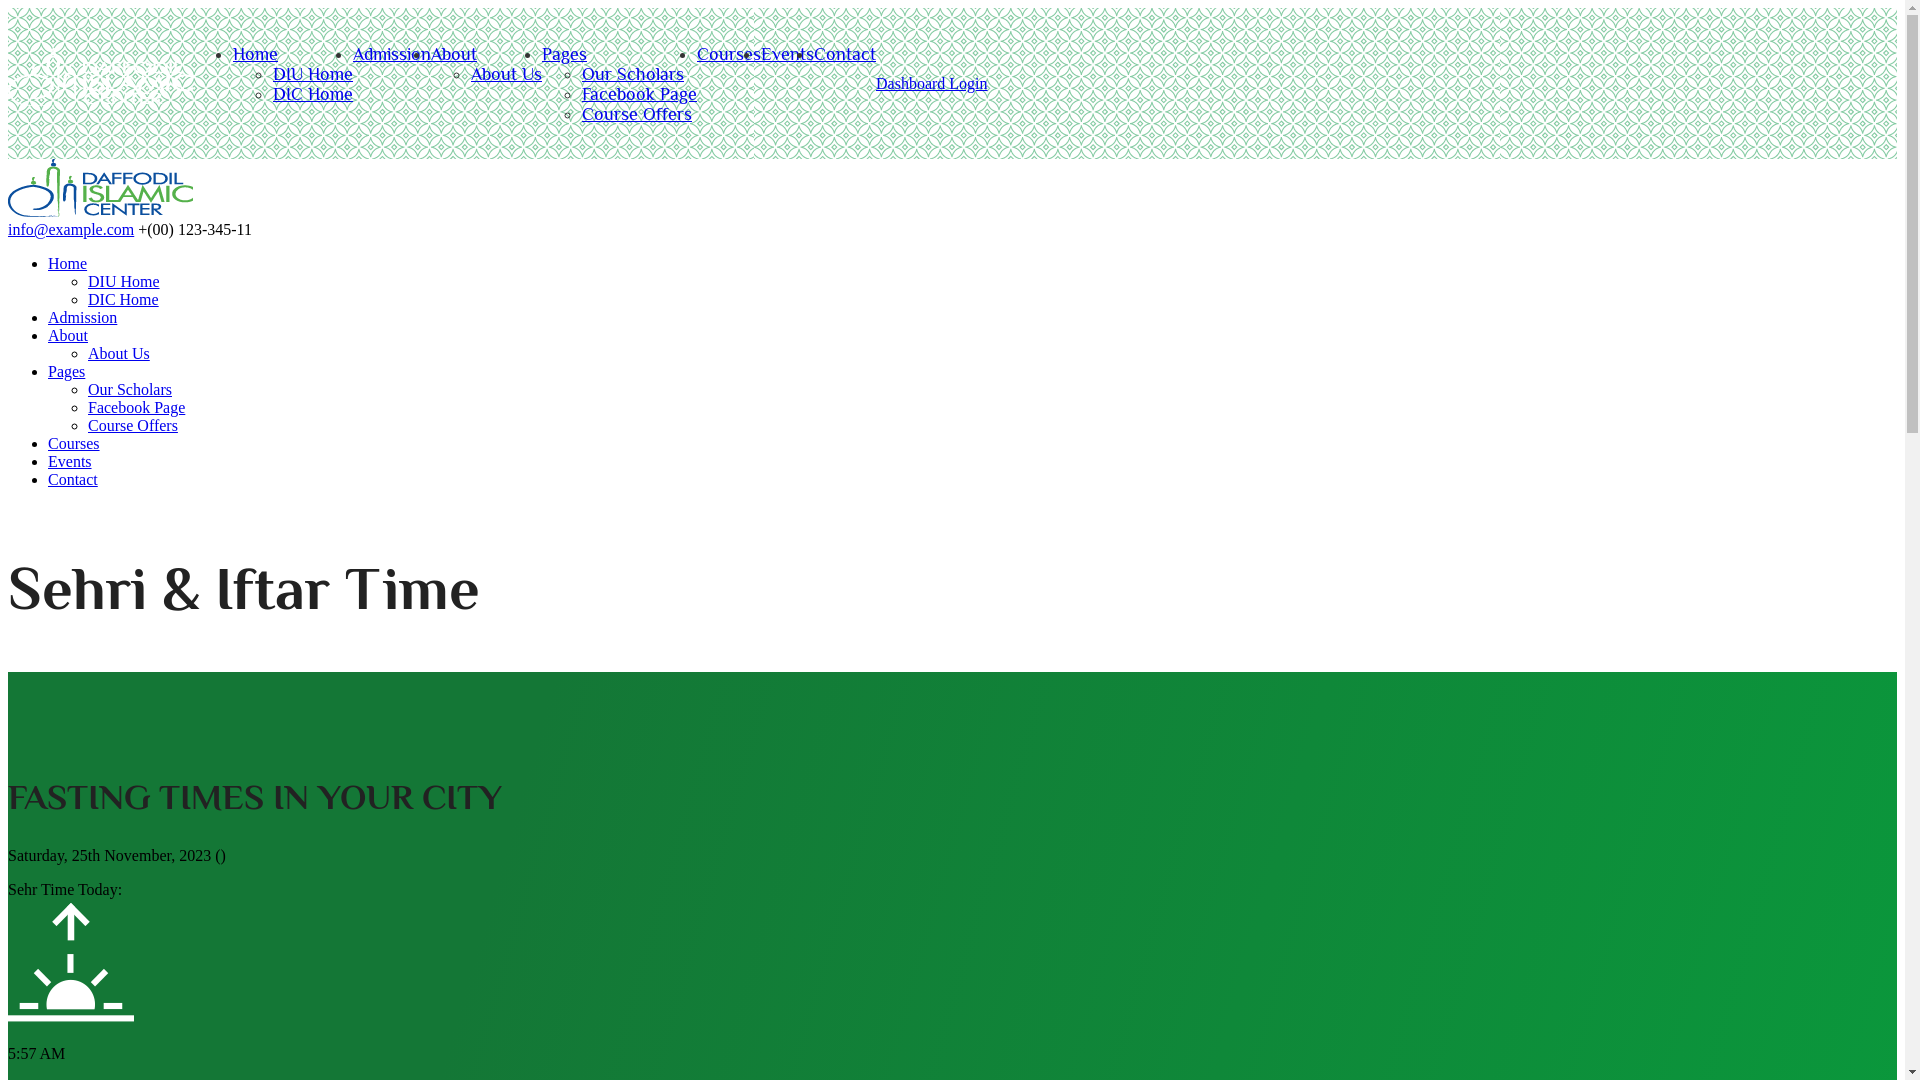  Describe the element at coordinates (632, 72) in the screenshot. I see `'Our Scholars'` at that location.